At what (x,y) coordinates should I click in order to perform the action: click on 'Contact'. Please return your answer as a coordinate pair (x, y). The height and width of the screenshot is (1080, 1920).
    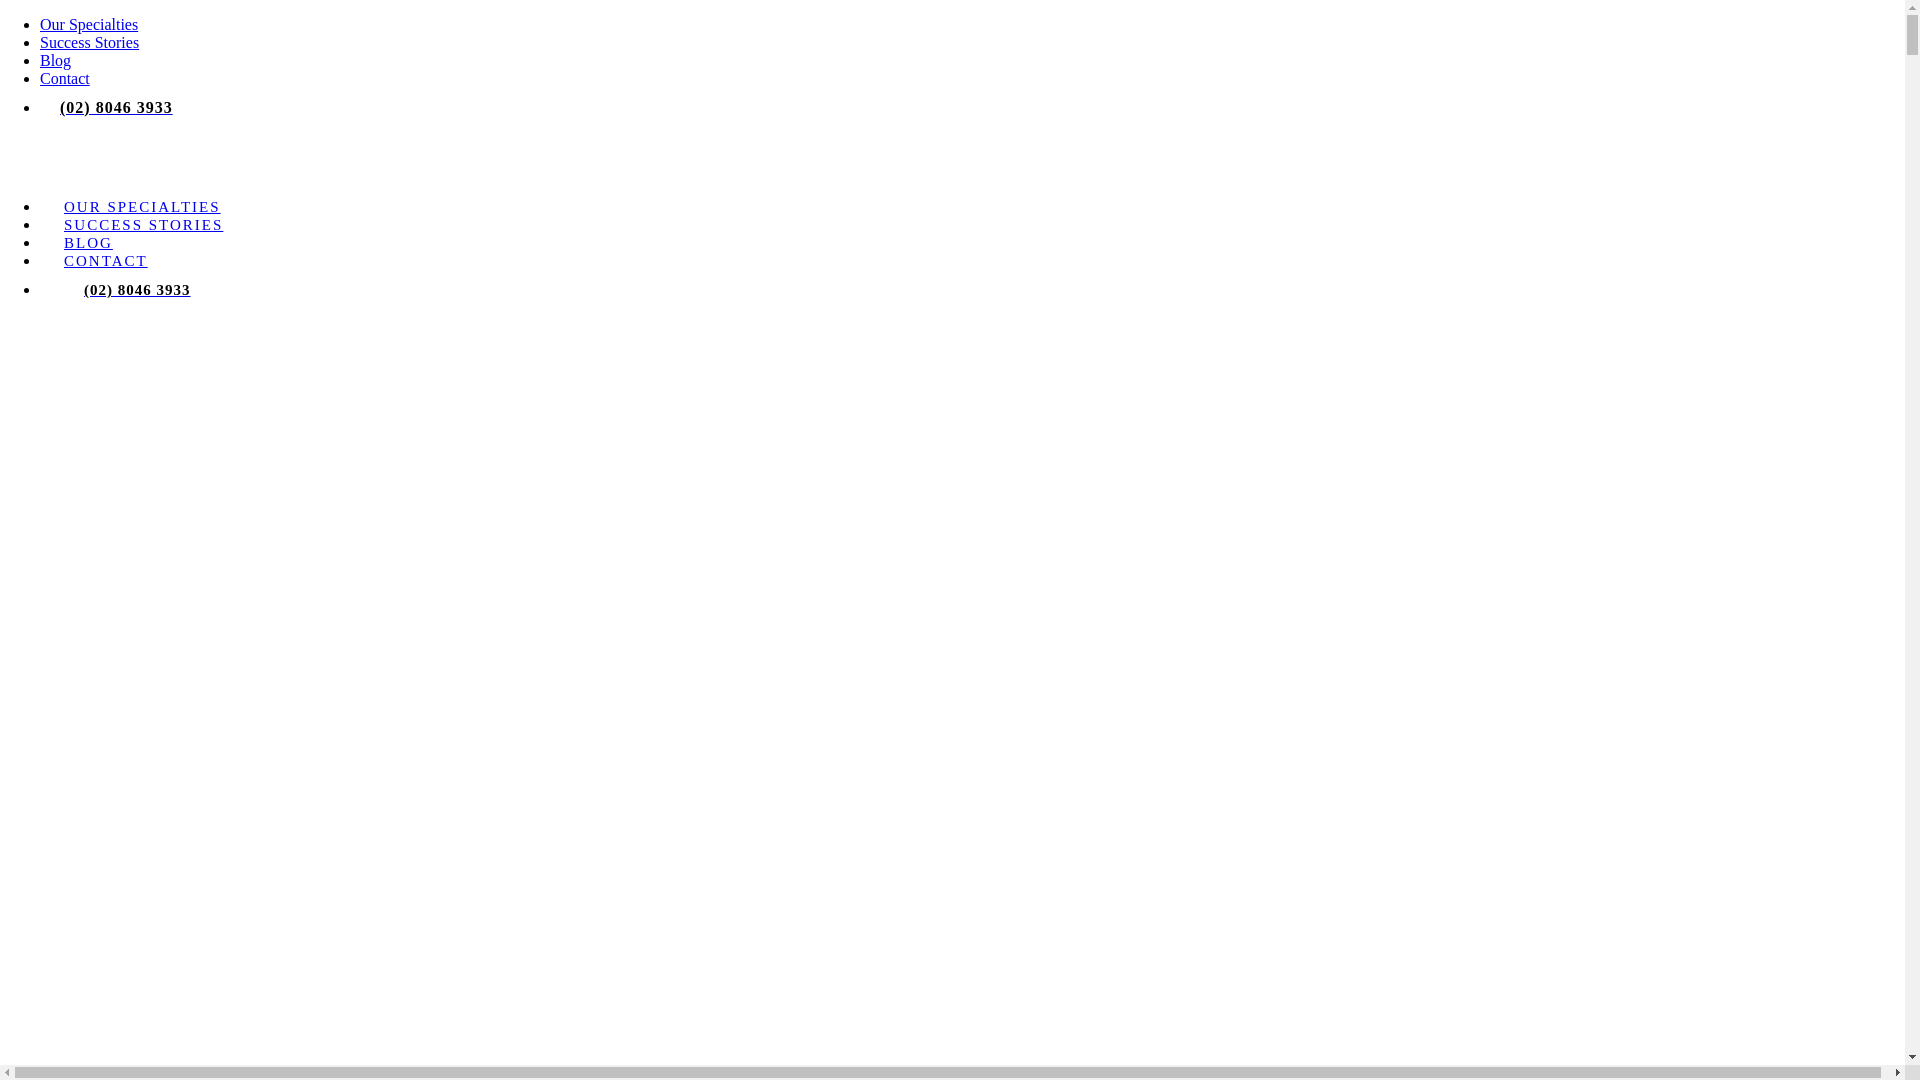
    Looking at the image, I should click on (65, 77).